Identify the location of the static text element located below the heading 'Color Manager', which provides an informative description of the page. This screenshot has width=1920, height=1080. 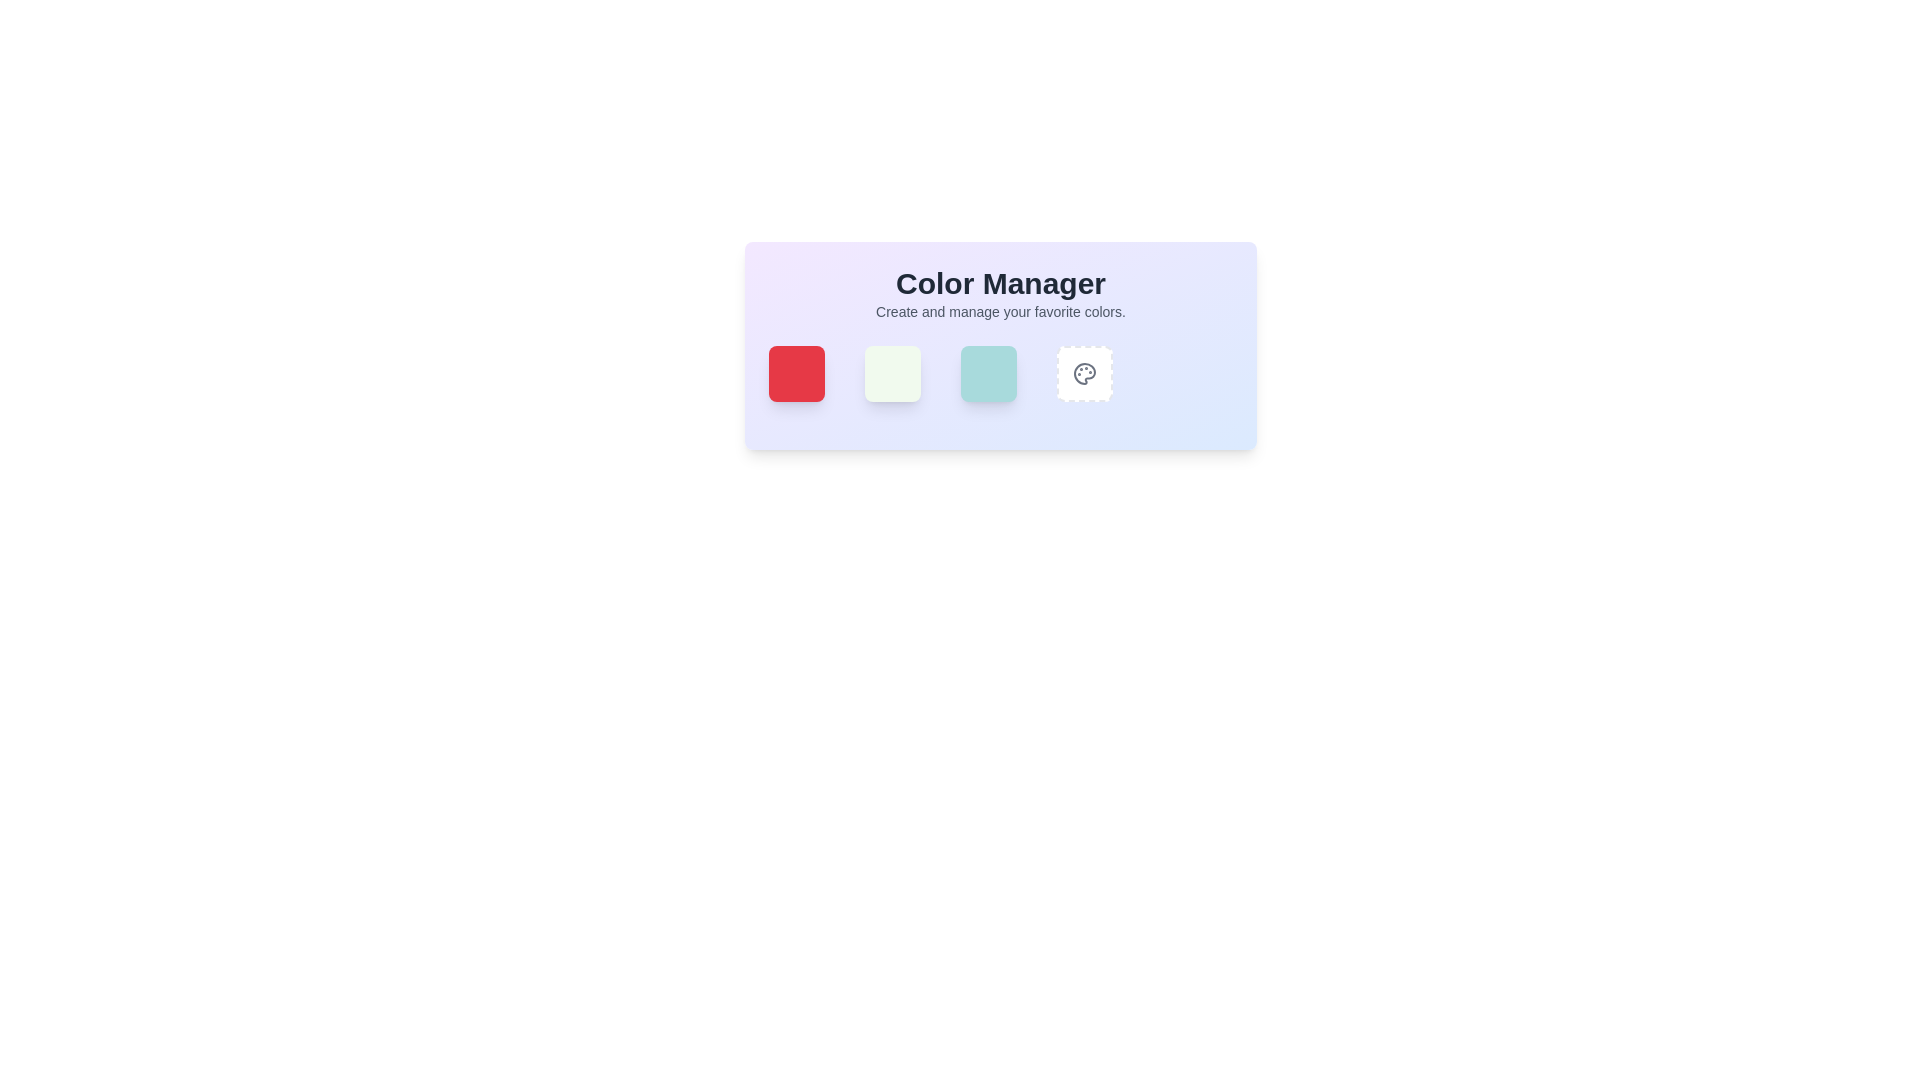
(1001, 312).